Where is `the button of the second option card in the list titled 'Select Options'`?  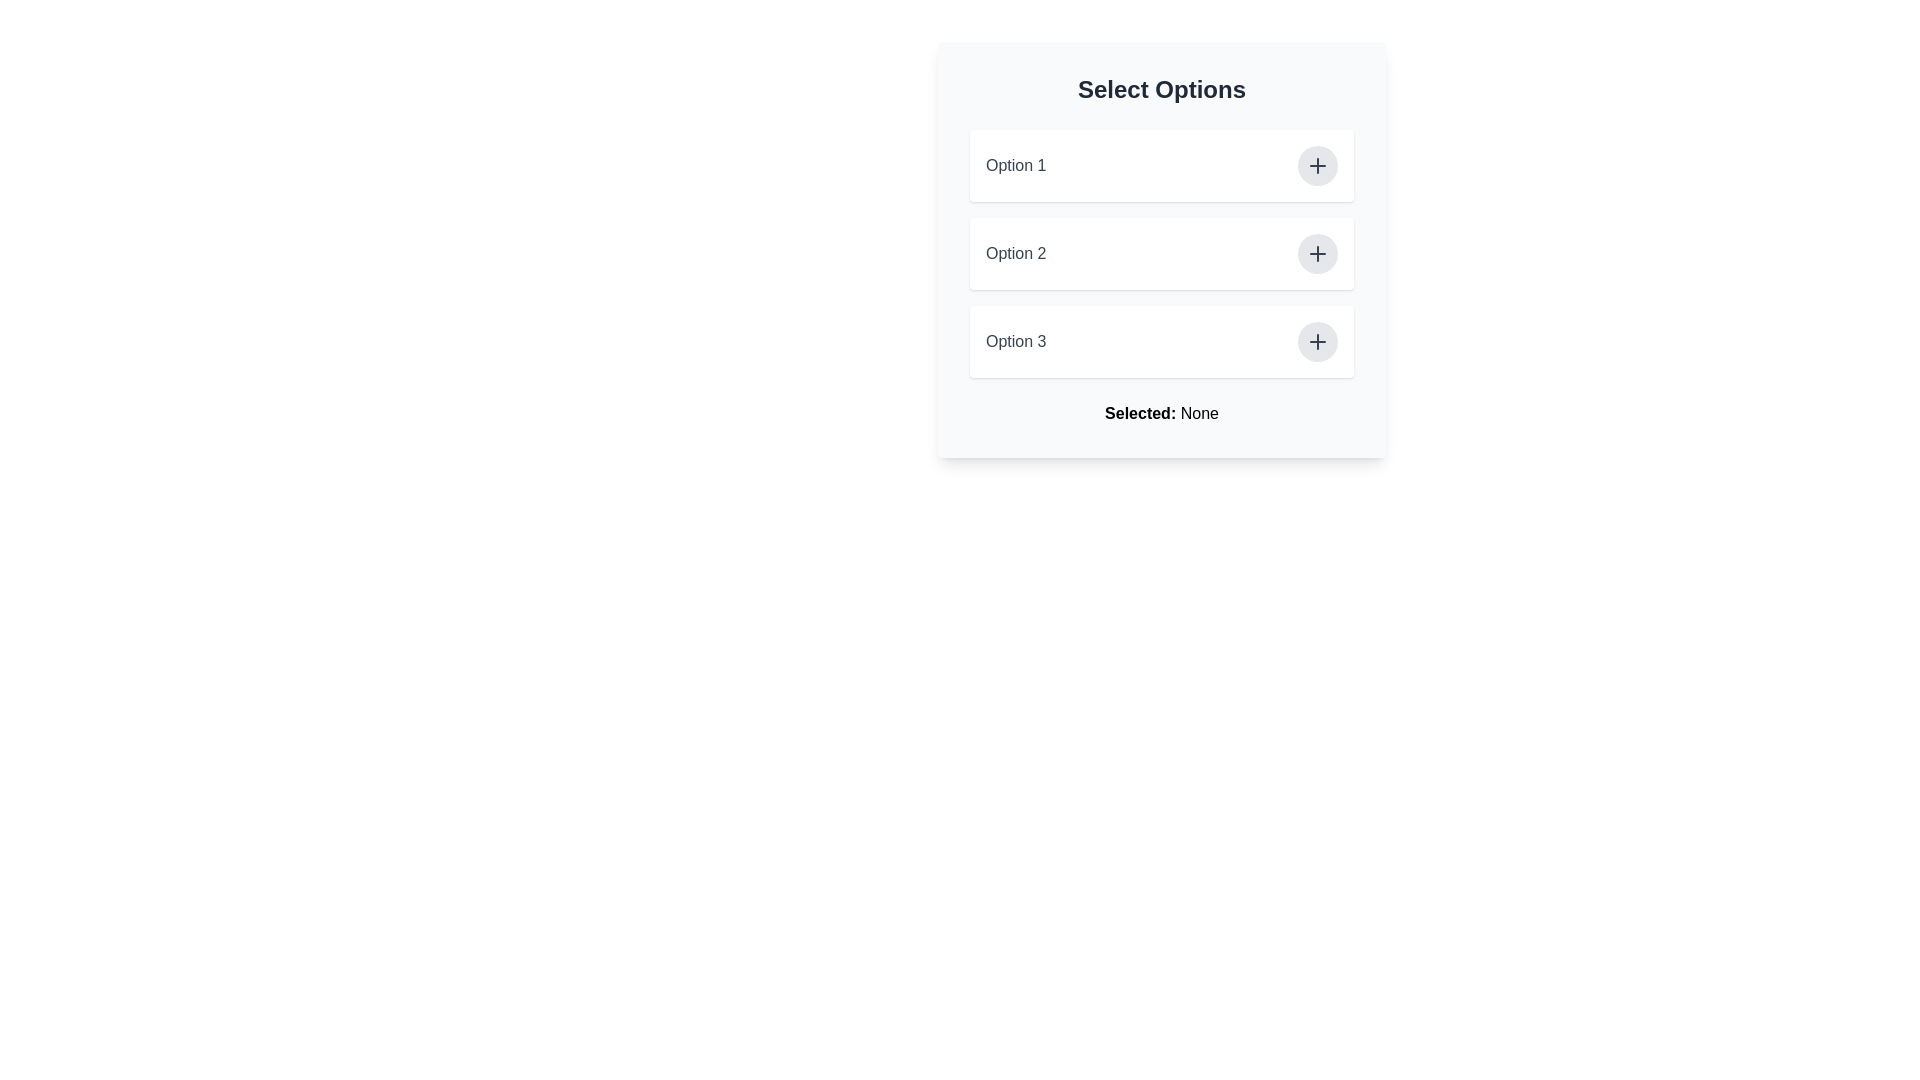 the button of the second option card in the list titled 'Select Options' is located at coordinates (1161, 249).